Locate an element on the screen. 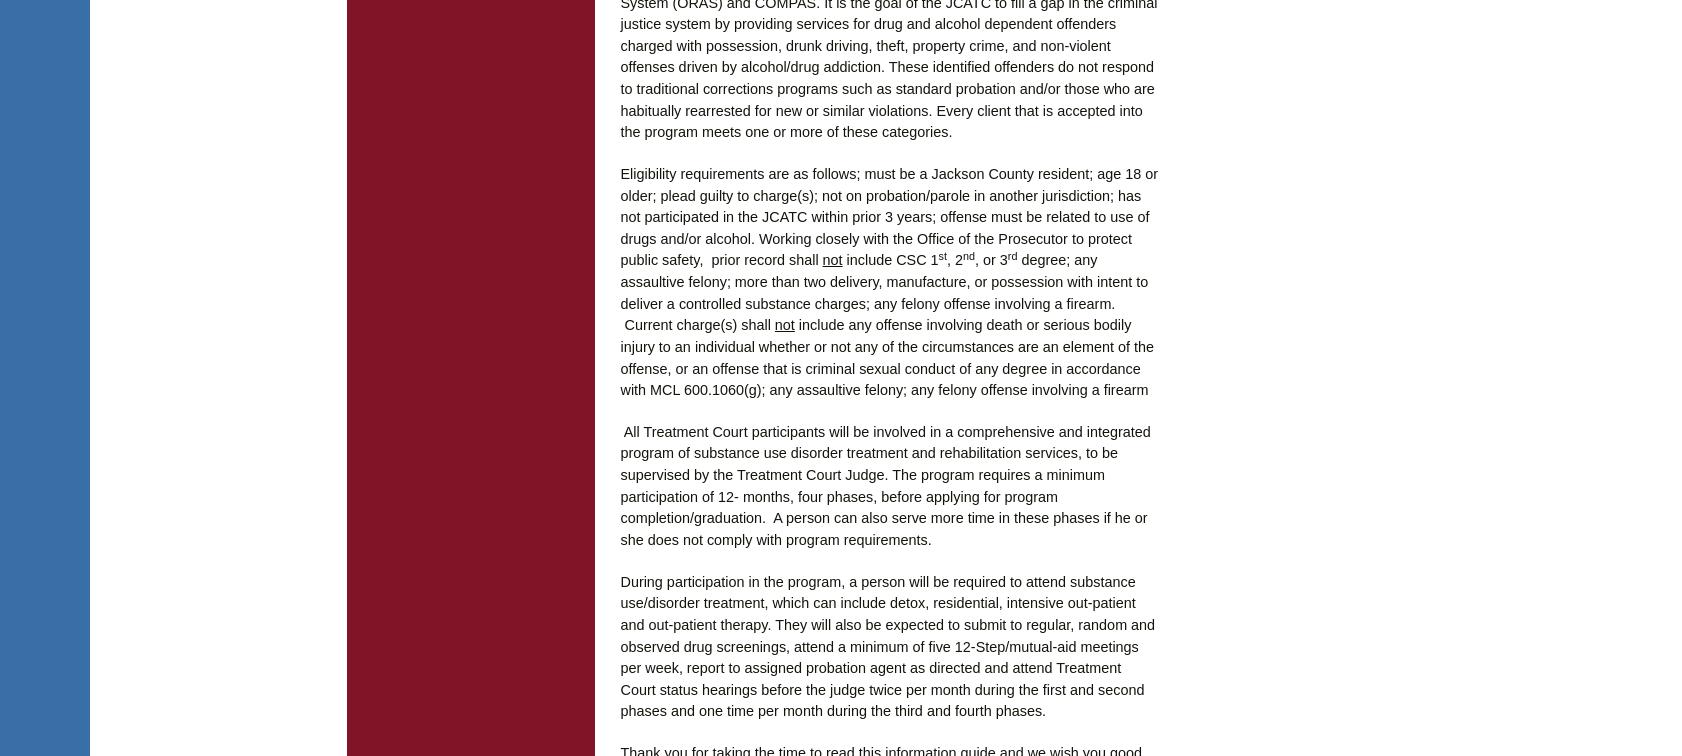  'degree; any assaultive felony; more than two delivery, manufacture, or possession with intent to deliver a controlled substance charges; any felony offense involving a firearm.  Current charge(s) shall' is located at coordinates (883, 292).